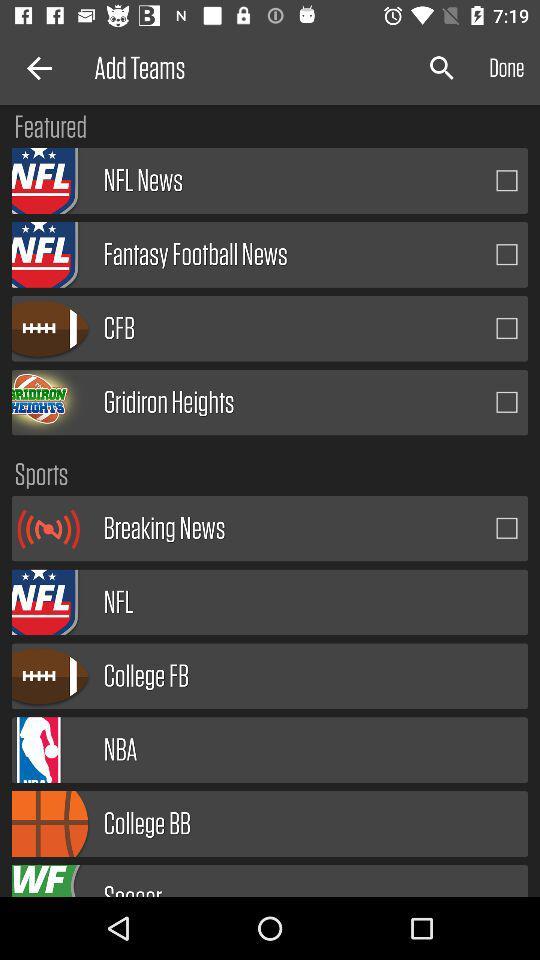  Describe the element at coordinates (442, 68) in the screenshot. I see `the item to the right of add teams item` at that location.